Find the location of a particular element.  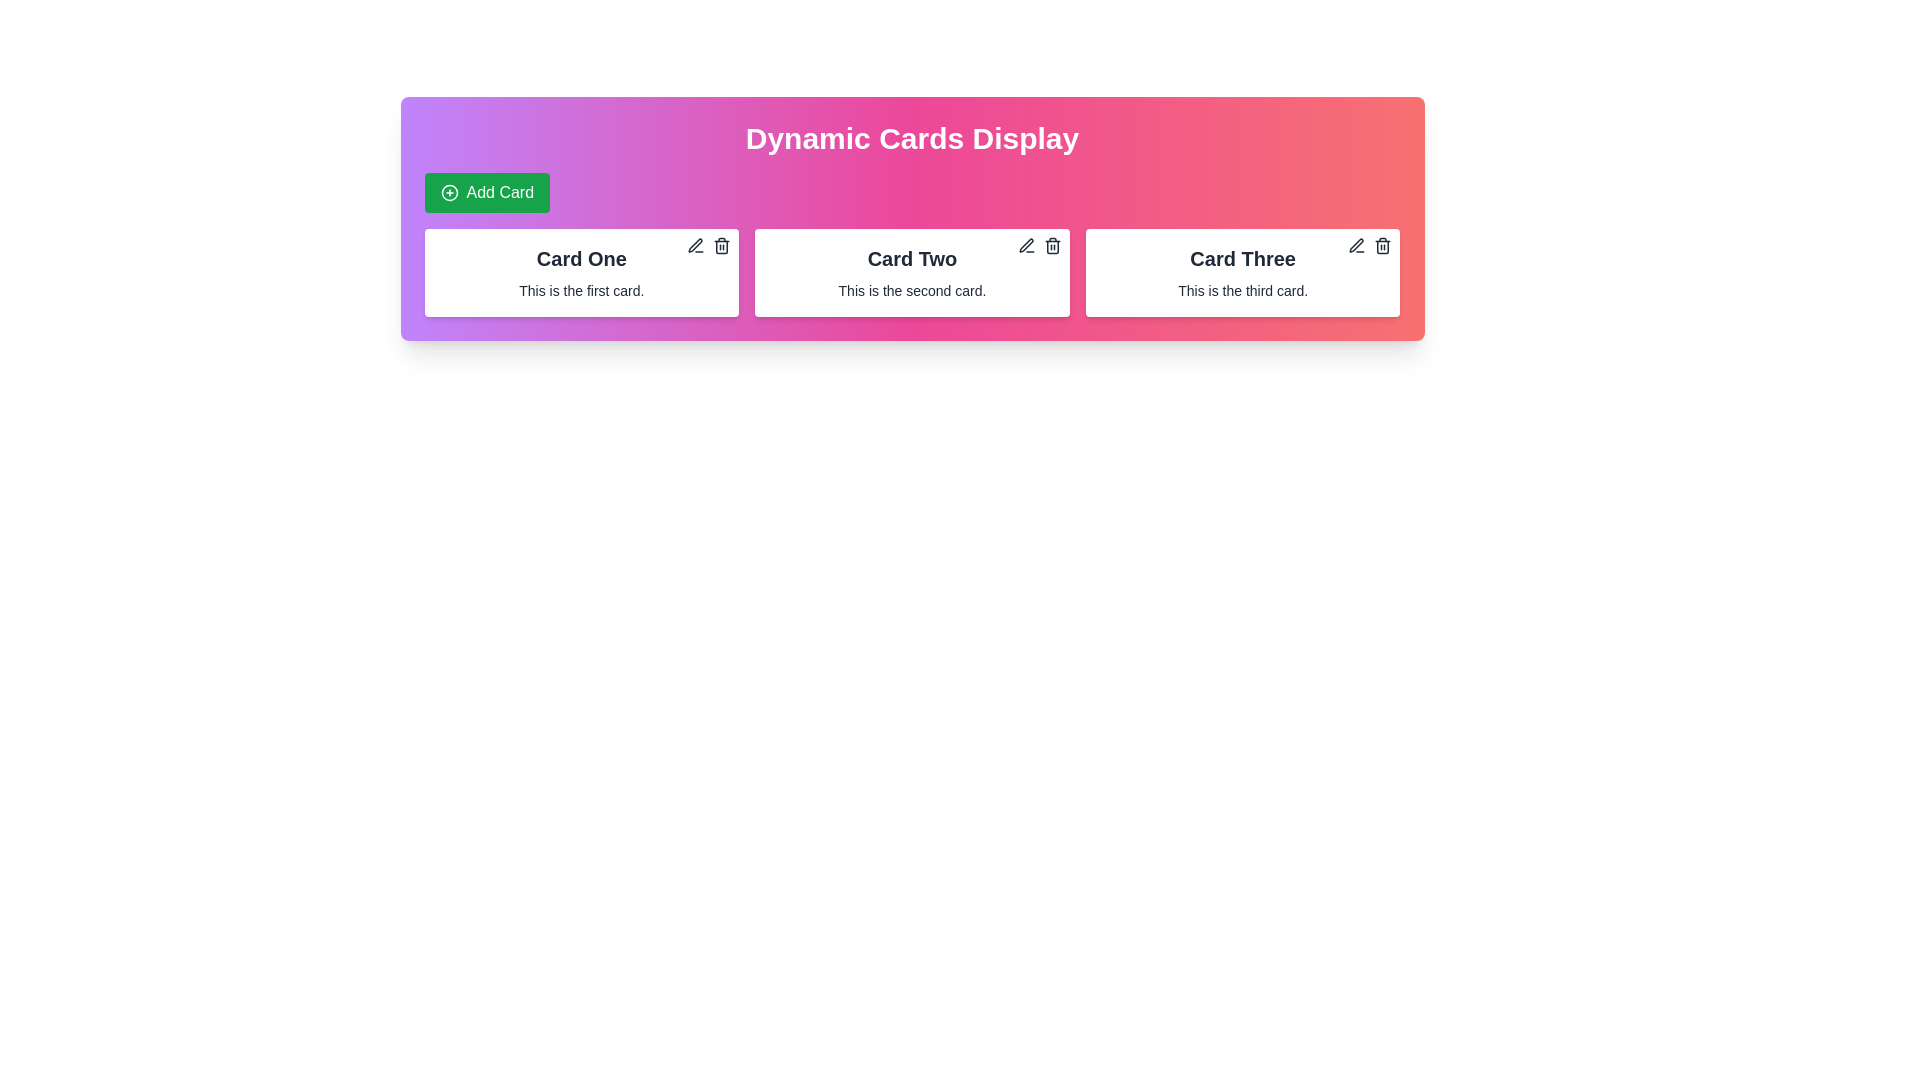

the header text of the first card labeled 'Card One' located in the section beneath 'Dynamic Cards Display' is located at coordinates (580, 257).